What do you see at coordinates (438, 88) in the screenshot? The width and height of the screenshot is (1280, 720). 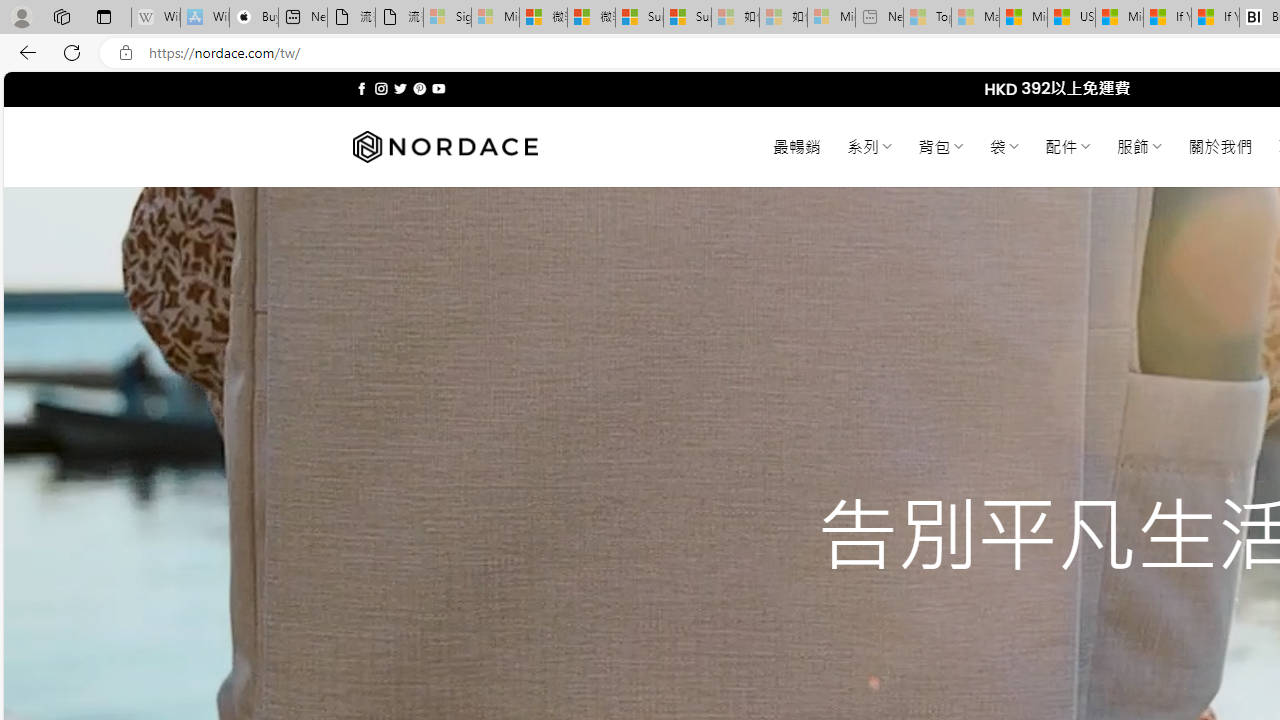 I see `'Follow on YouTube'` at bounding box center [438, 88].